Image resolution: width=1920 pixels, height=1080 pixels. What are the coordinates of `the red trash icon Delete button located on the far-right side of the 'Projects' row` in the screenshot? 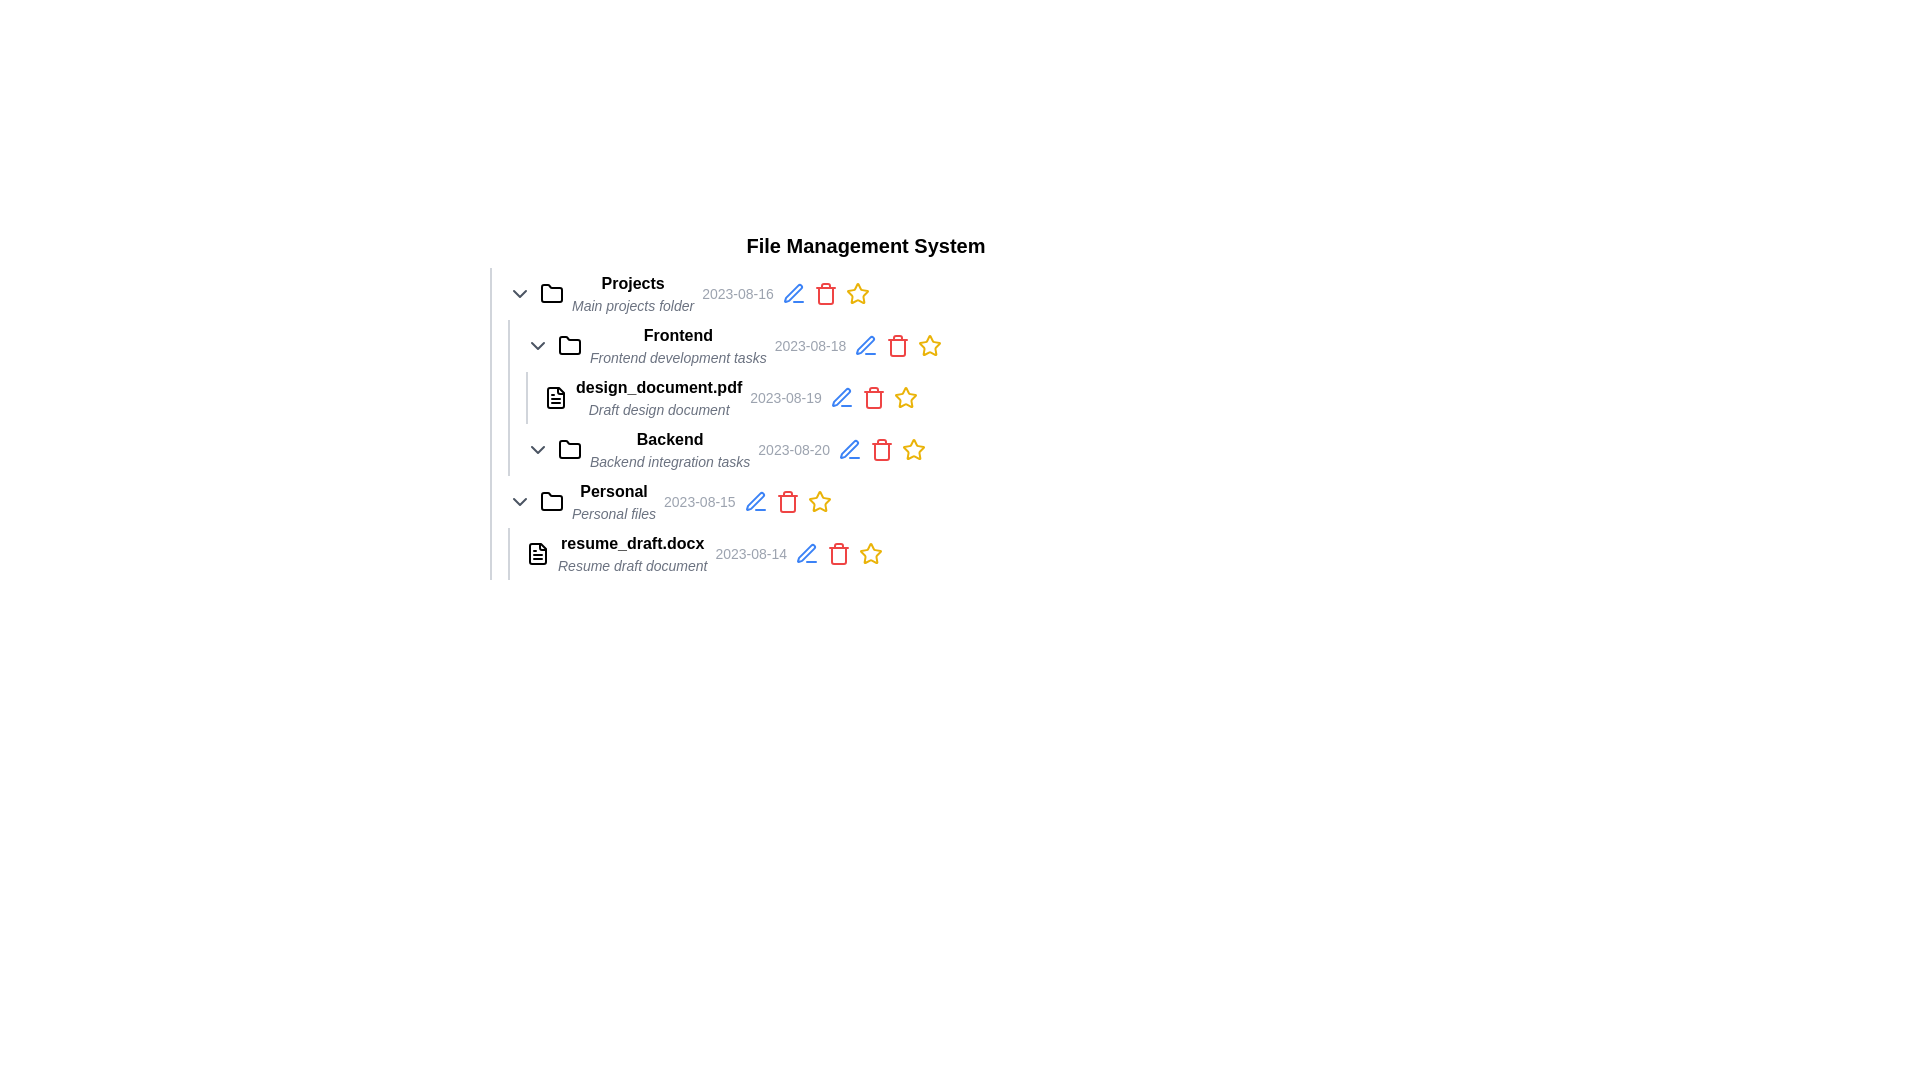 It's located at (825, 293).